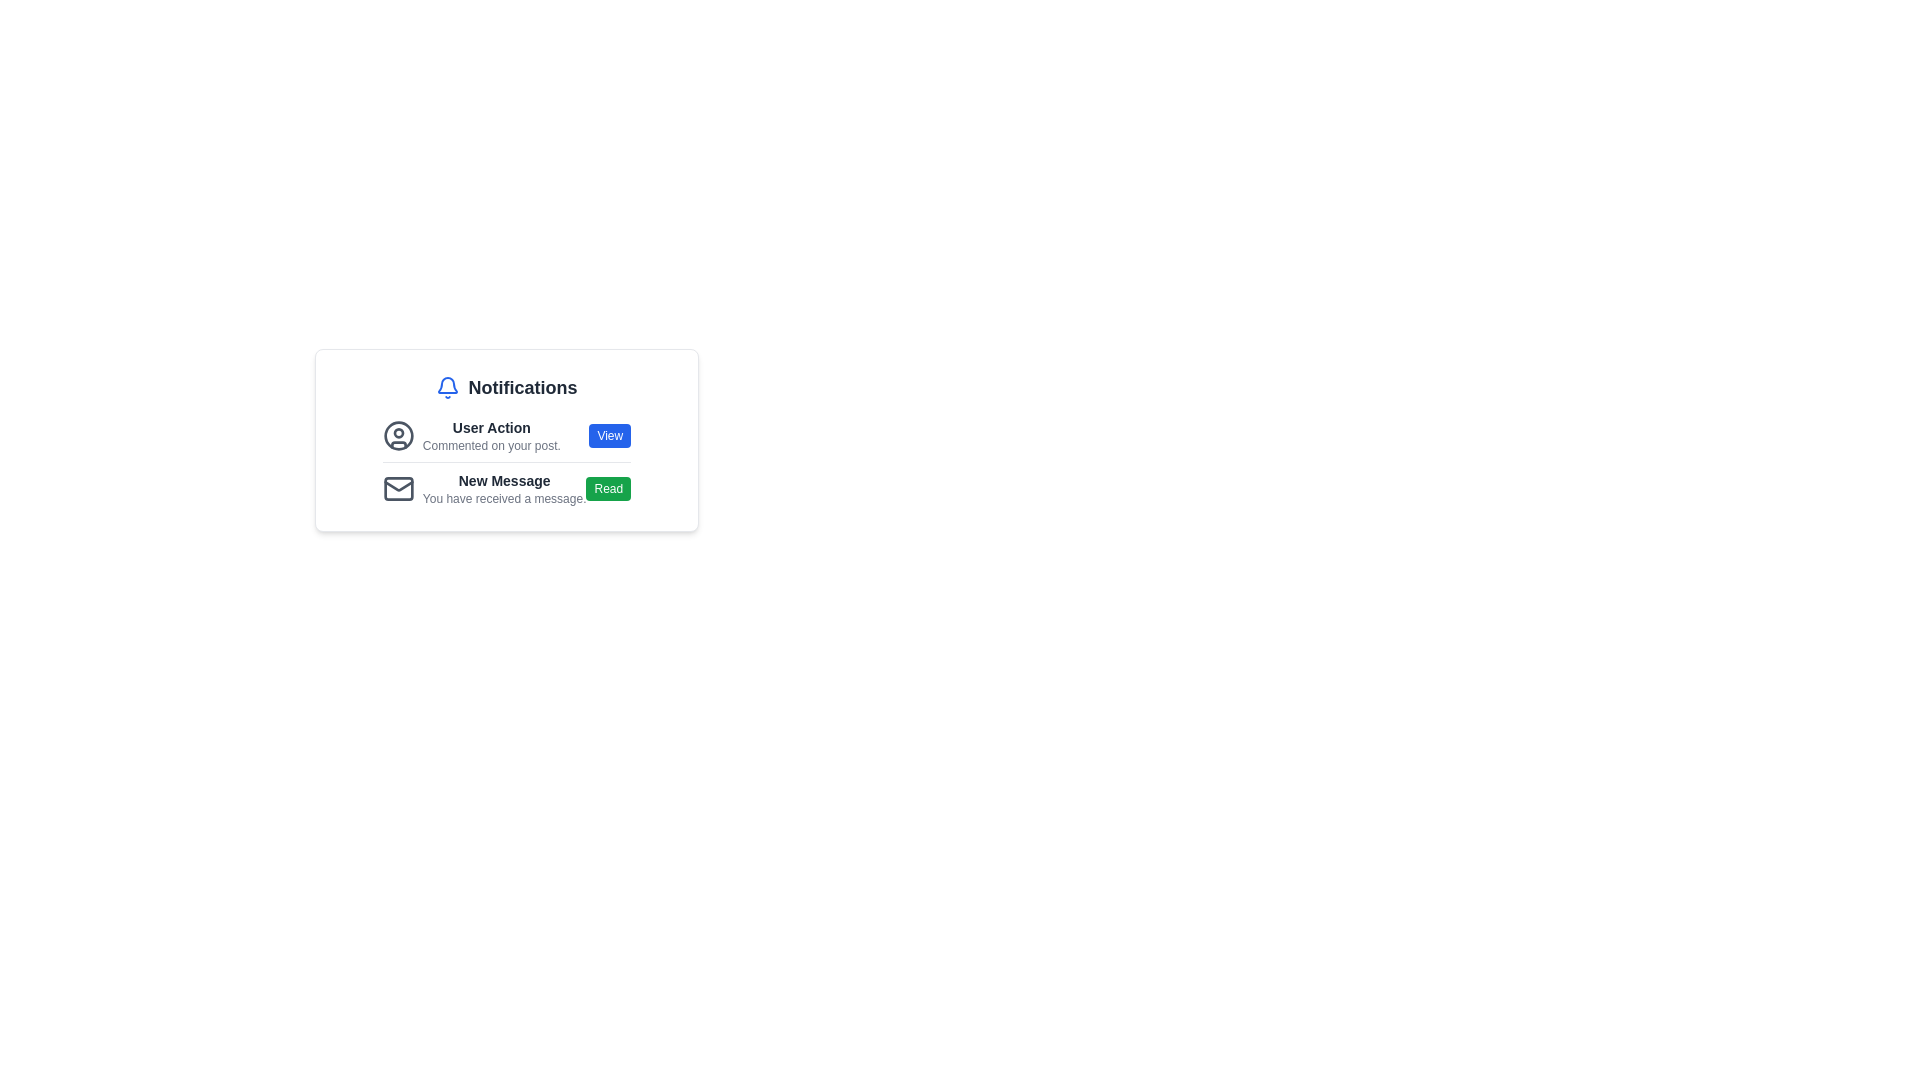  Describe the element at coordinates (470, 434) in the screenshot. I see `notification text for the entry stating 'User Action' and 'Commented on your post.' which is located in the top half of the notification card, above the 'New Message' entry` at that location.